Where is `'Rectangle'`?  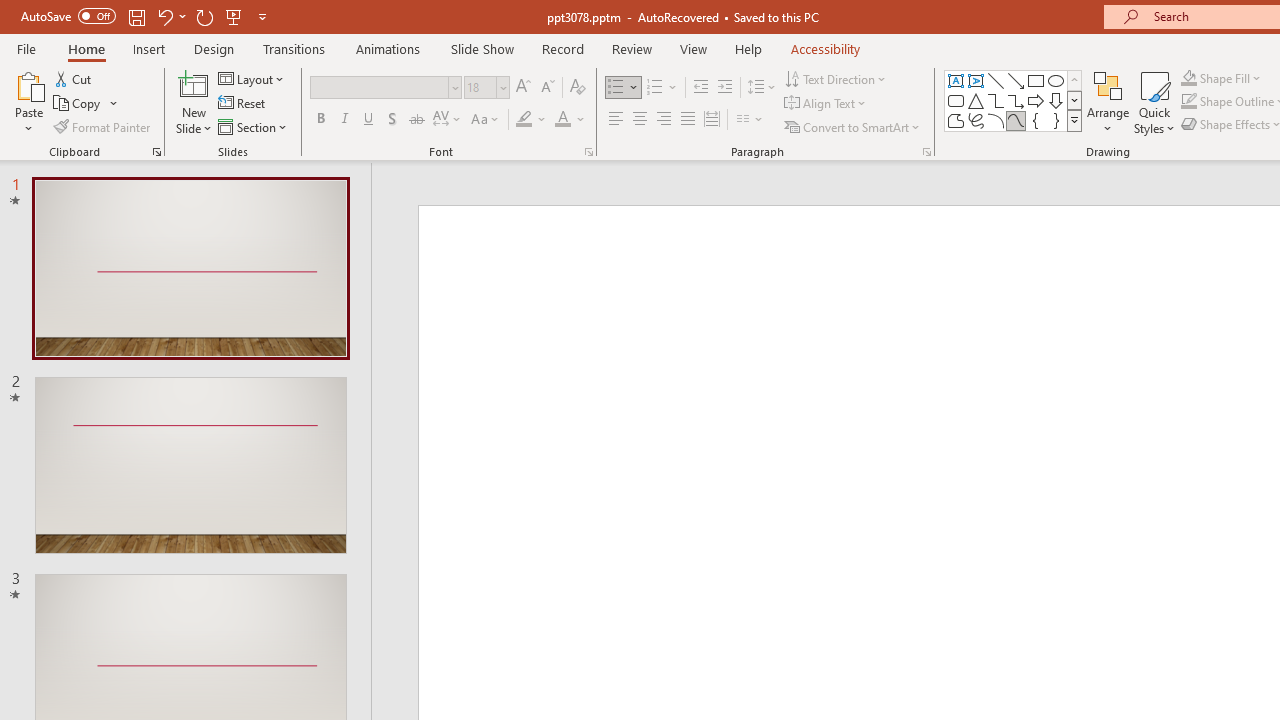
'Rectangle' is located at coordinates (1036, 80).